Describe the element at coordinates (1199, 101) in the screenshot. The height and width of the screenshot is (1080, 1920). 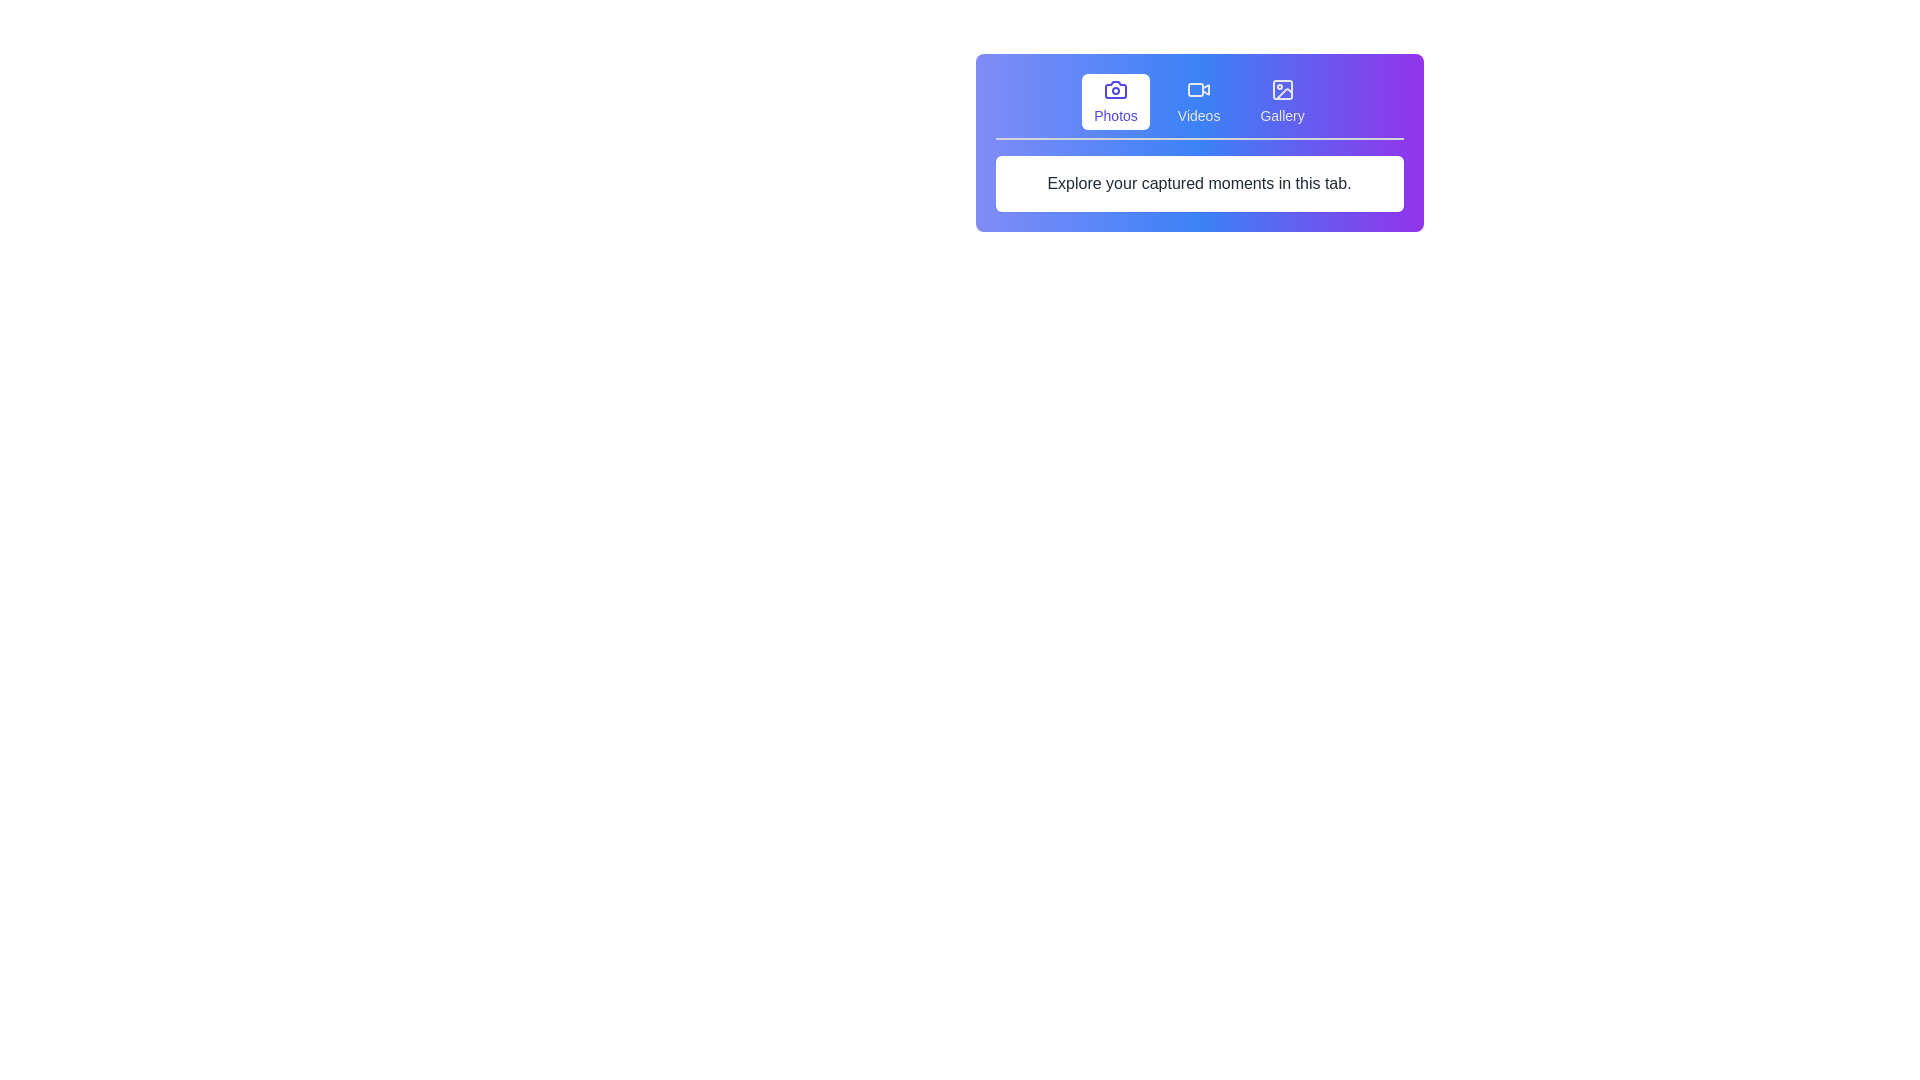
I see `the 'Videos' navigation button located between 'Photos' and 'Gallery' to trigger a visual response` at that location.